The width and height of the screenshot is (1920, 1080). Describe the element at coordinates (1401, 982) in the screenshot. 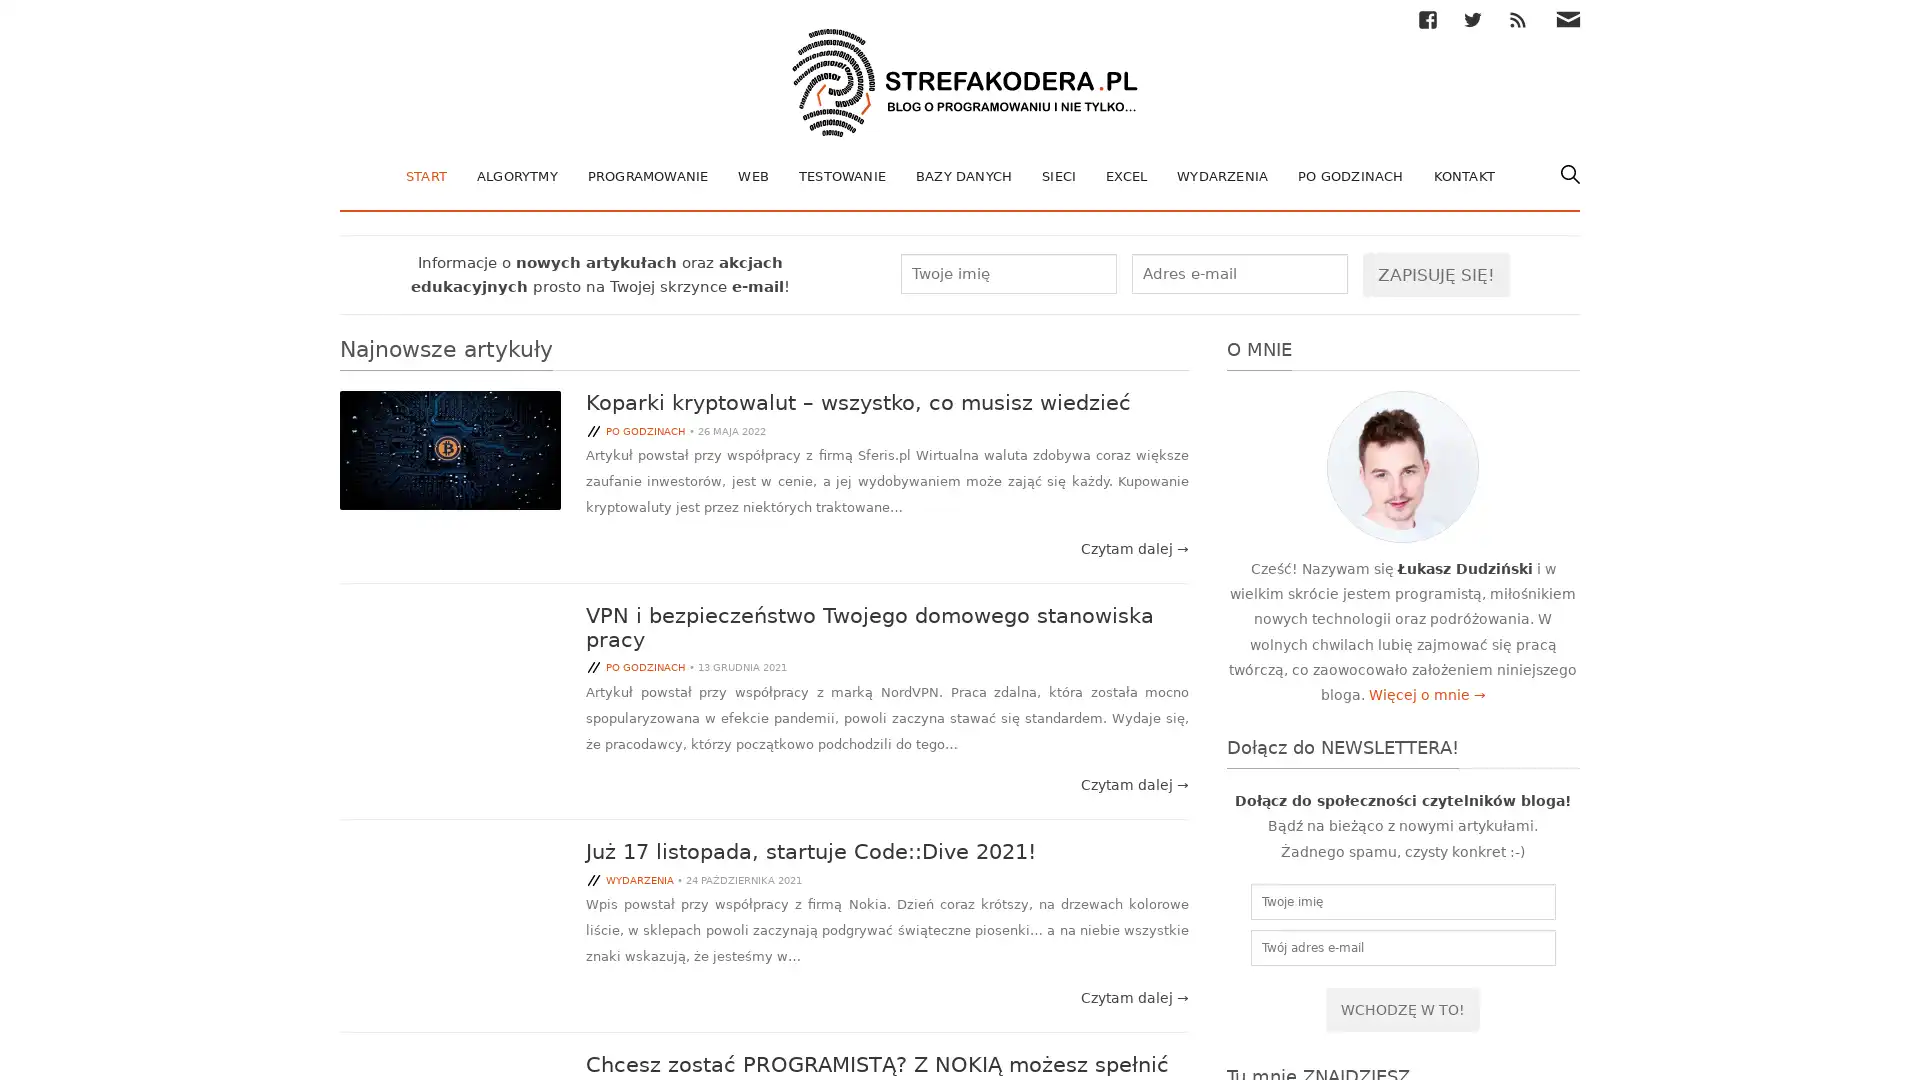

I see `Wchodze w to!` at that location.